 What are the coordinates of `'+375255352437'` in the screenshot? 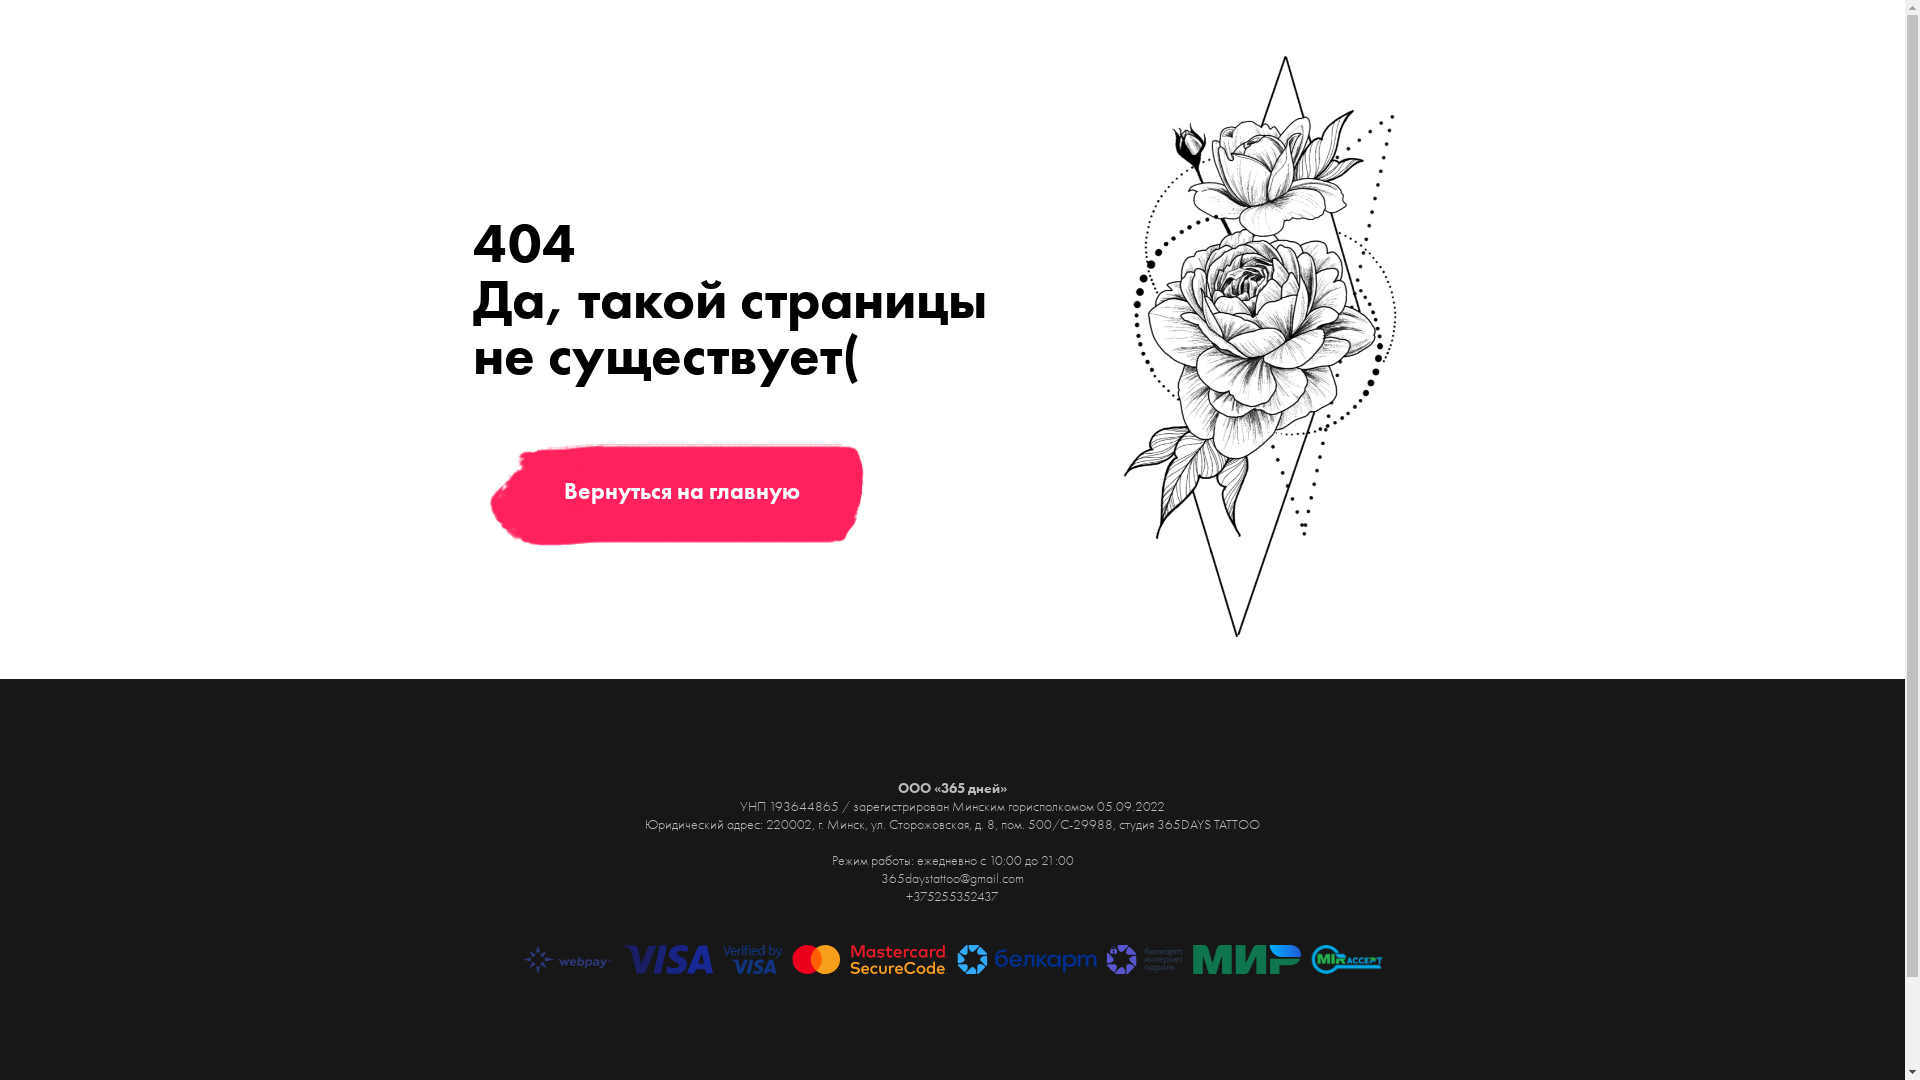 It's located at (905, 894).